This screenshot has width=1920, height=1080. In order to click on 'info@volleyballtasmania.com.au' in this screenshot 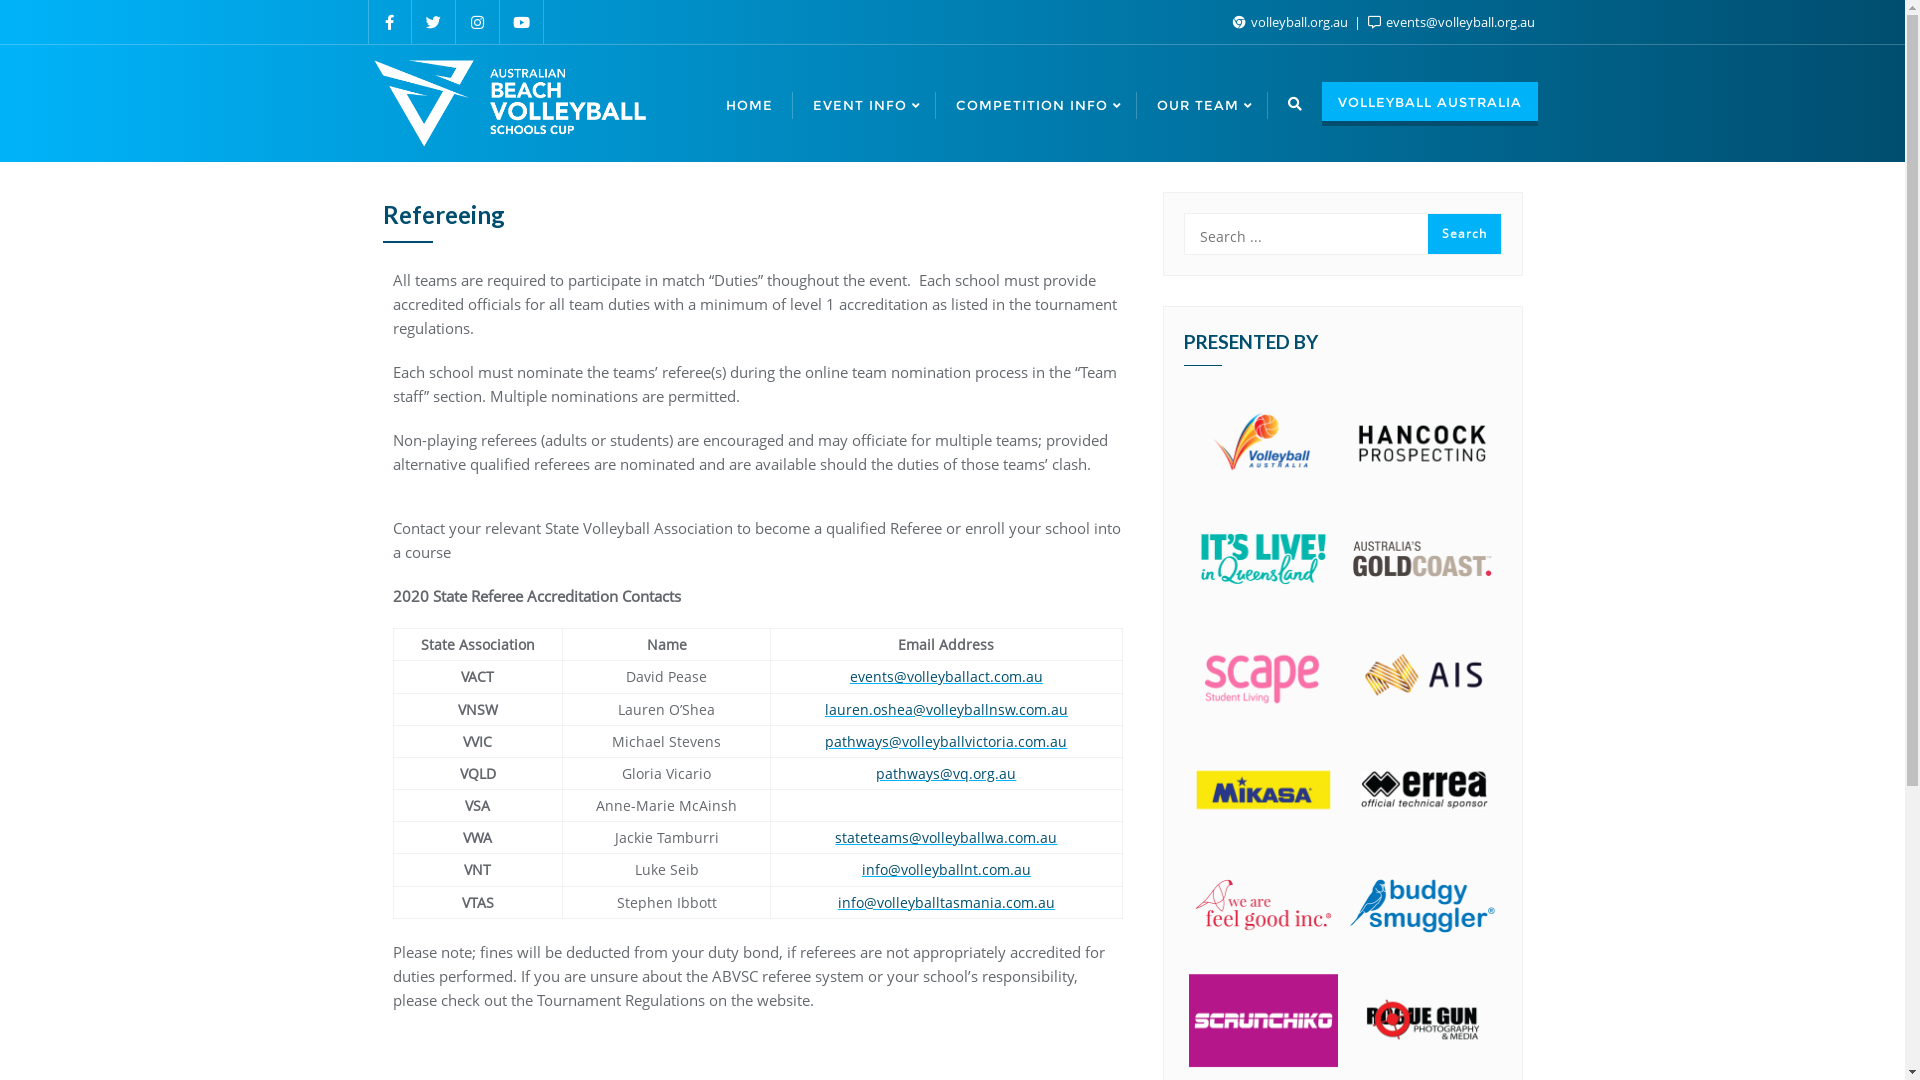, I will do `click(945, 902)`.